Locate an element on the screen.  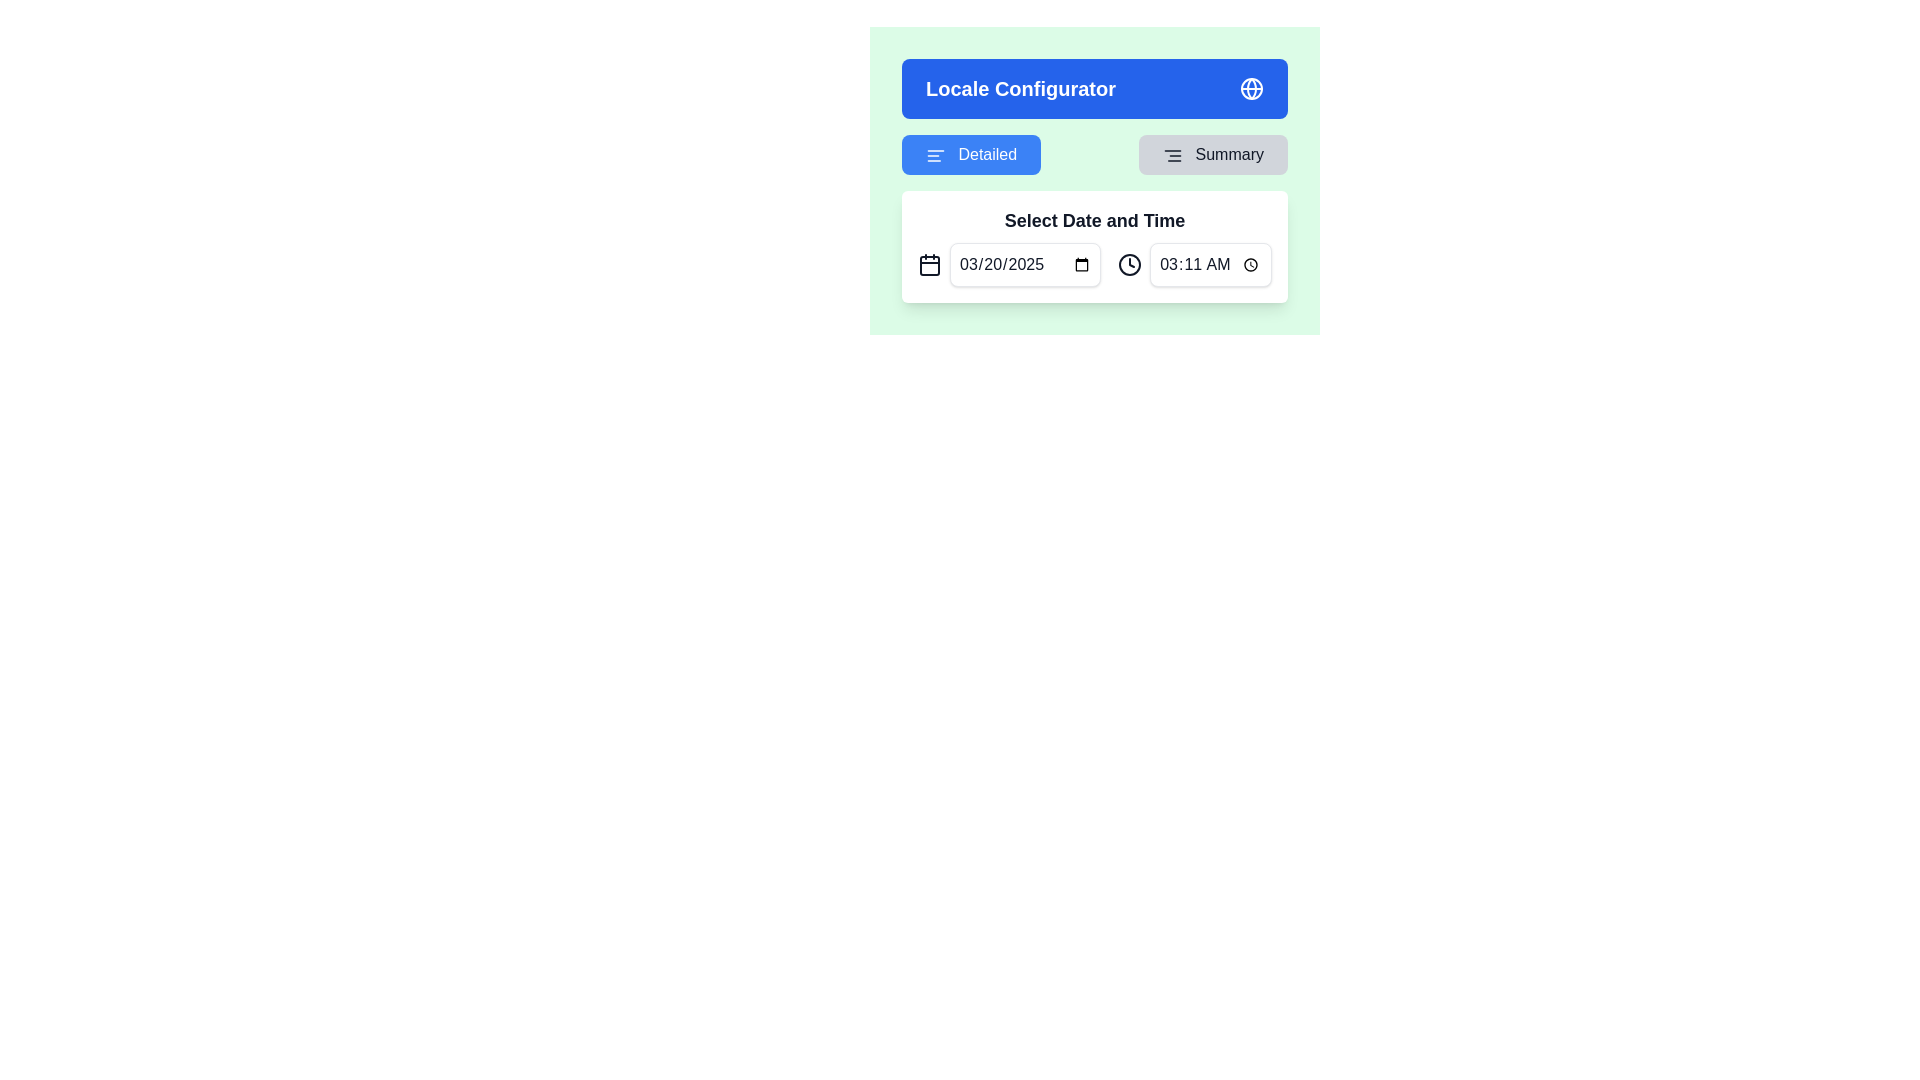
the Date Picker Component located in the 'Select Date and Time' section is located at coordinates (1009, 264).